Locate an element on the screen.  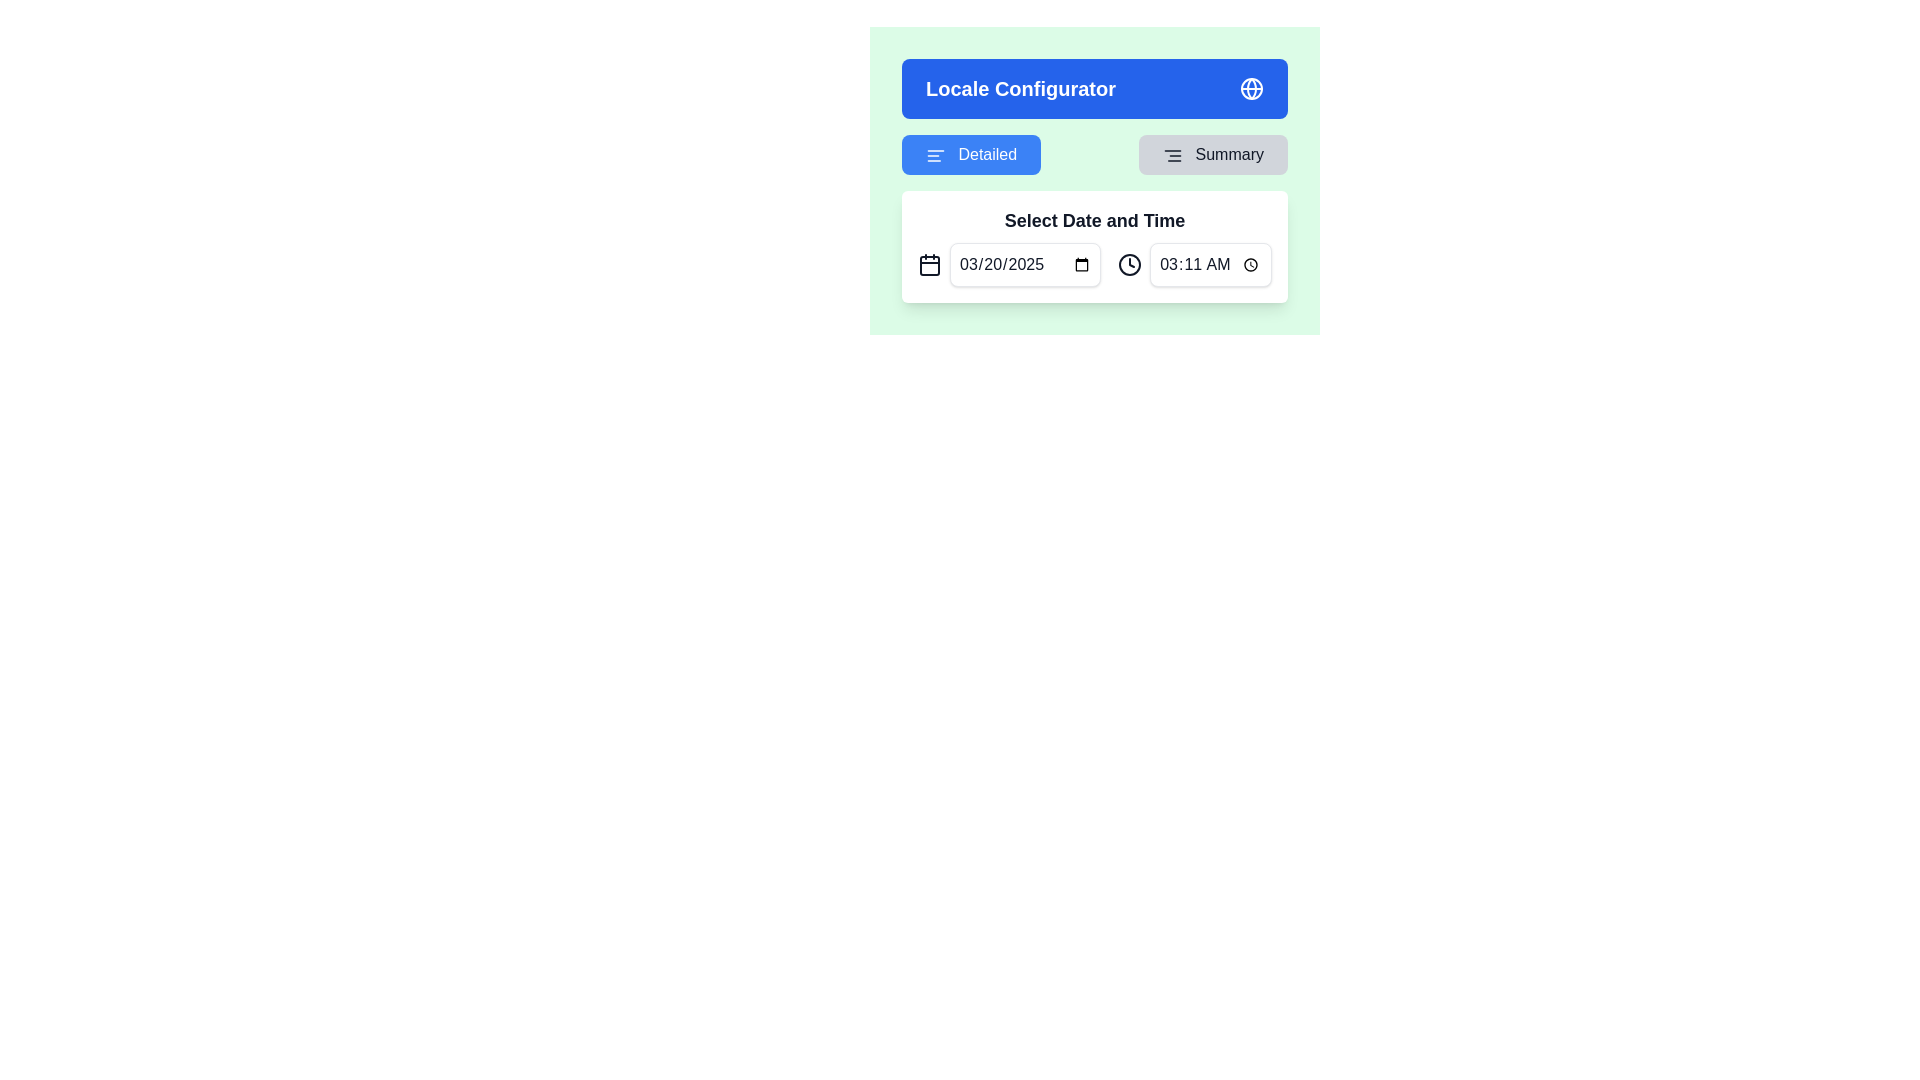
the Date Picker Component located in the 'Select Date and Time' section is located at coordinates (1009, 264).